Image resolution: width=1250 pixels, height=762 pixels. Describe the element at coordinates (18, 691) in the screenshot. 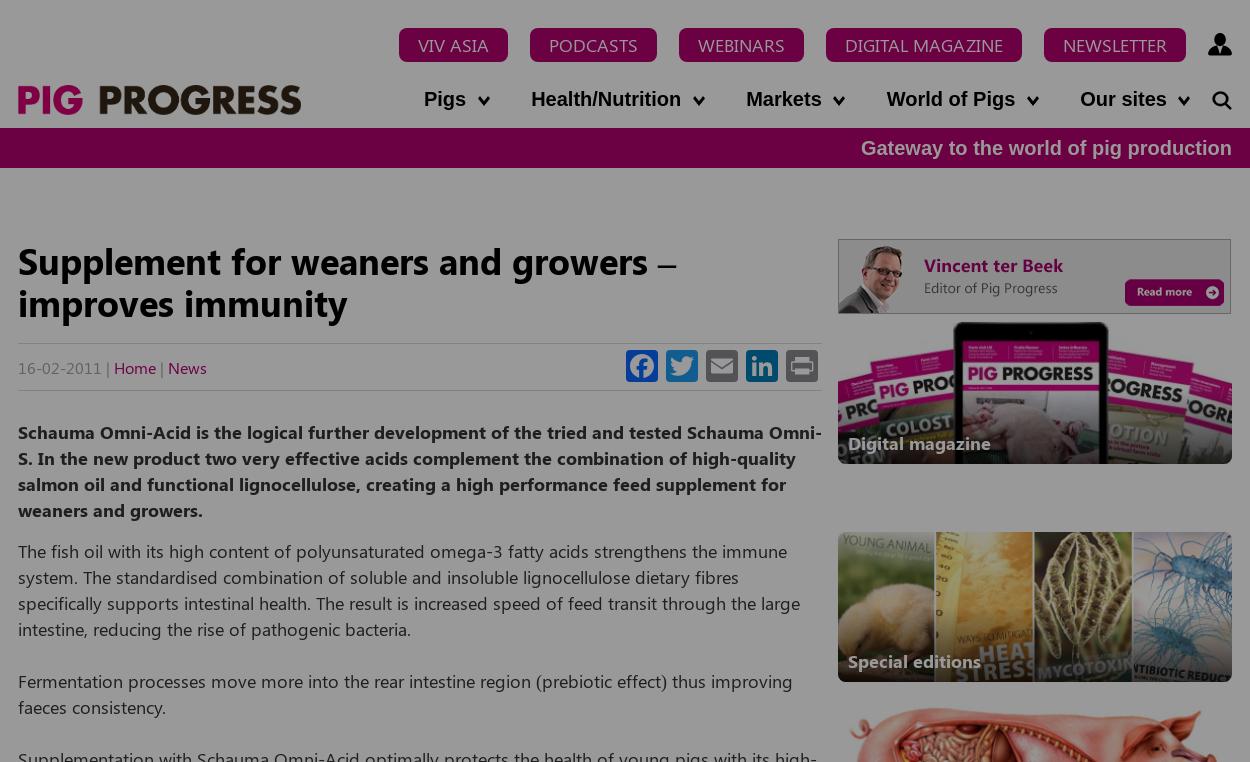

I see `'Fermentation processes move more into the rear intestine region (prebiotic effect) thus improving faeces consistency.'` at that location.